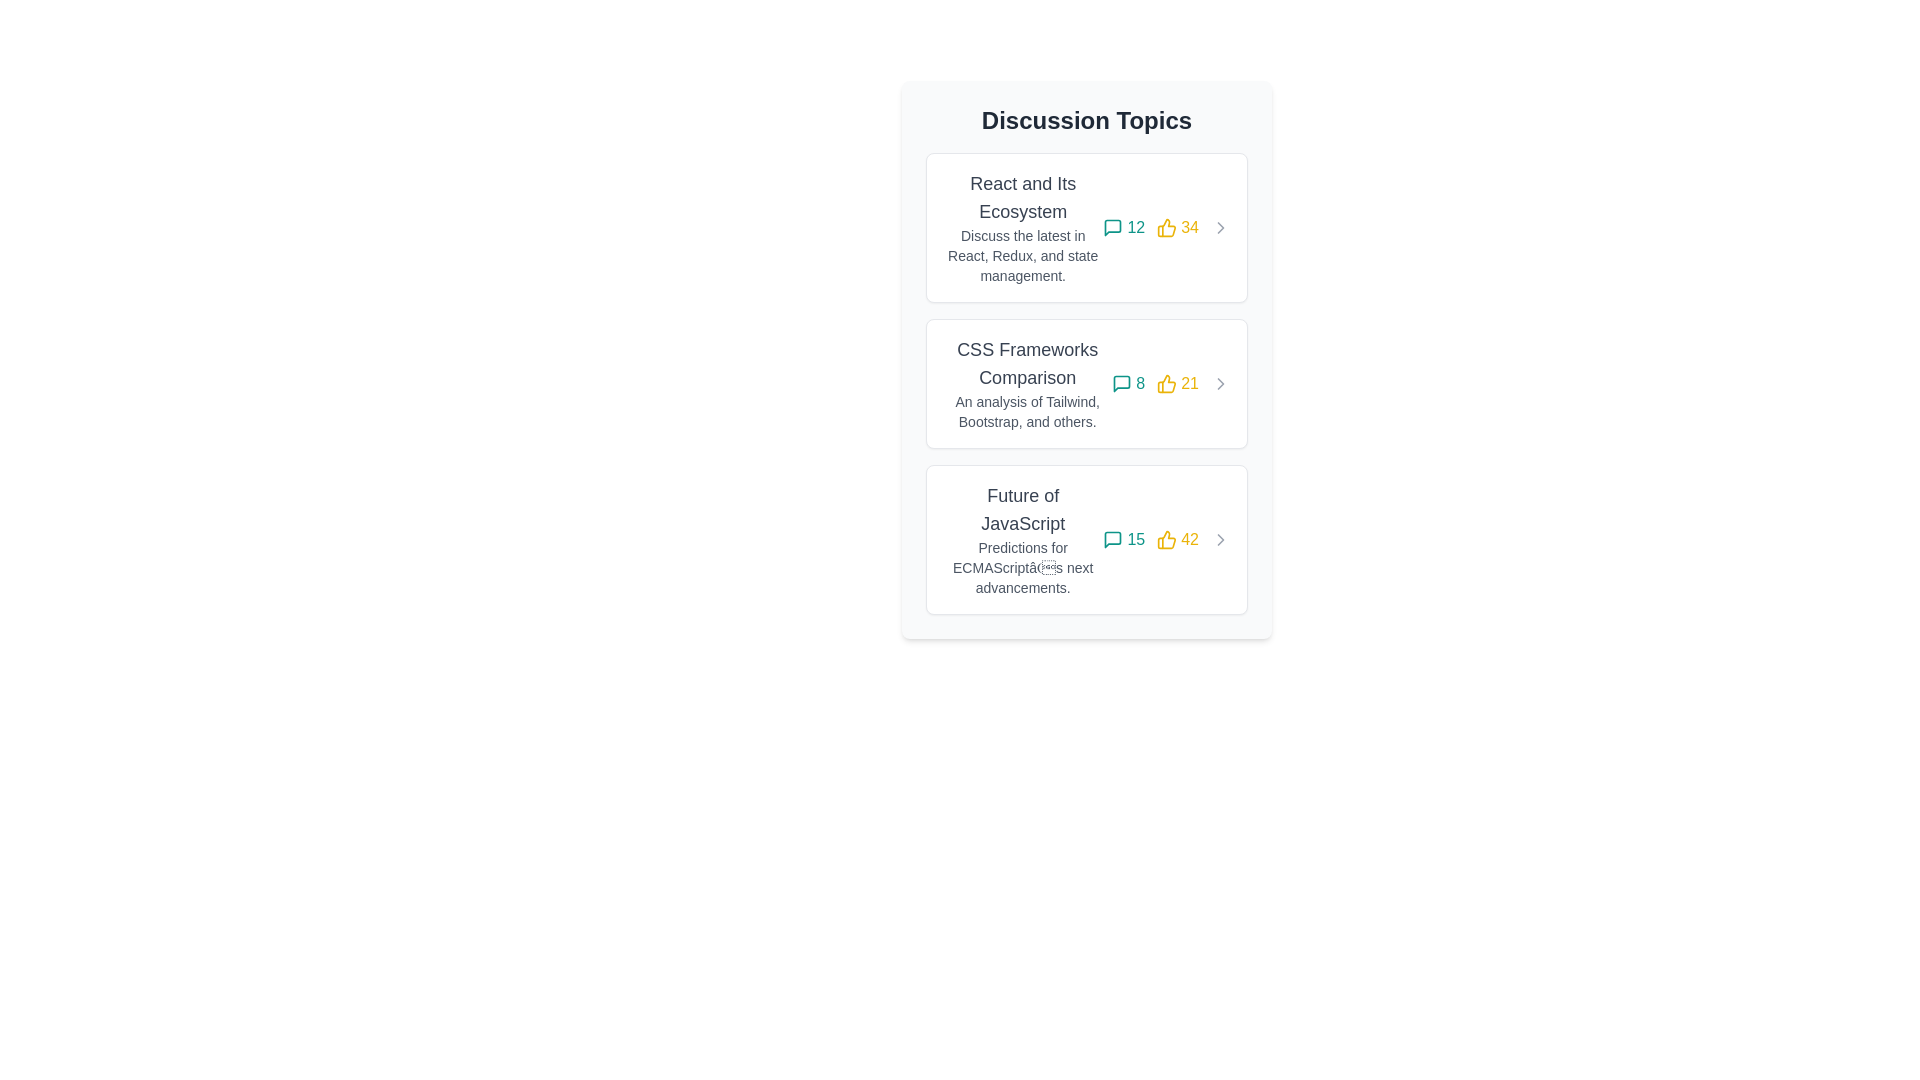 Image resolution: width=1920 pixels, height=1080 pixels. I want to click on the comment count indicator for the 'Future of JavaScript' topic, which is positioned to the left of the yellow numeric display '42' and near a speech bubble icon, so click(1124, 540).